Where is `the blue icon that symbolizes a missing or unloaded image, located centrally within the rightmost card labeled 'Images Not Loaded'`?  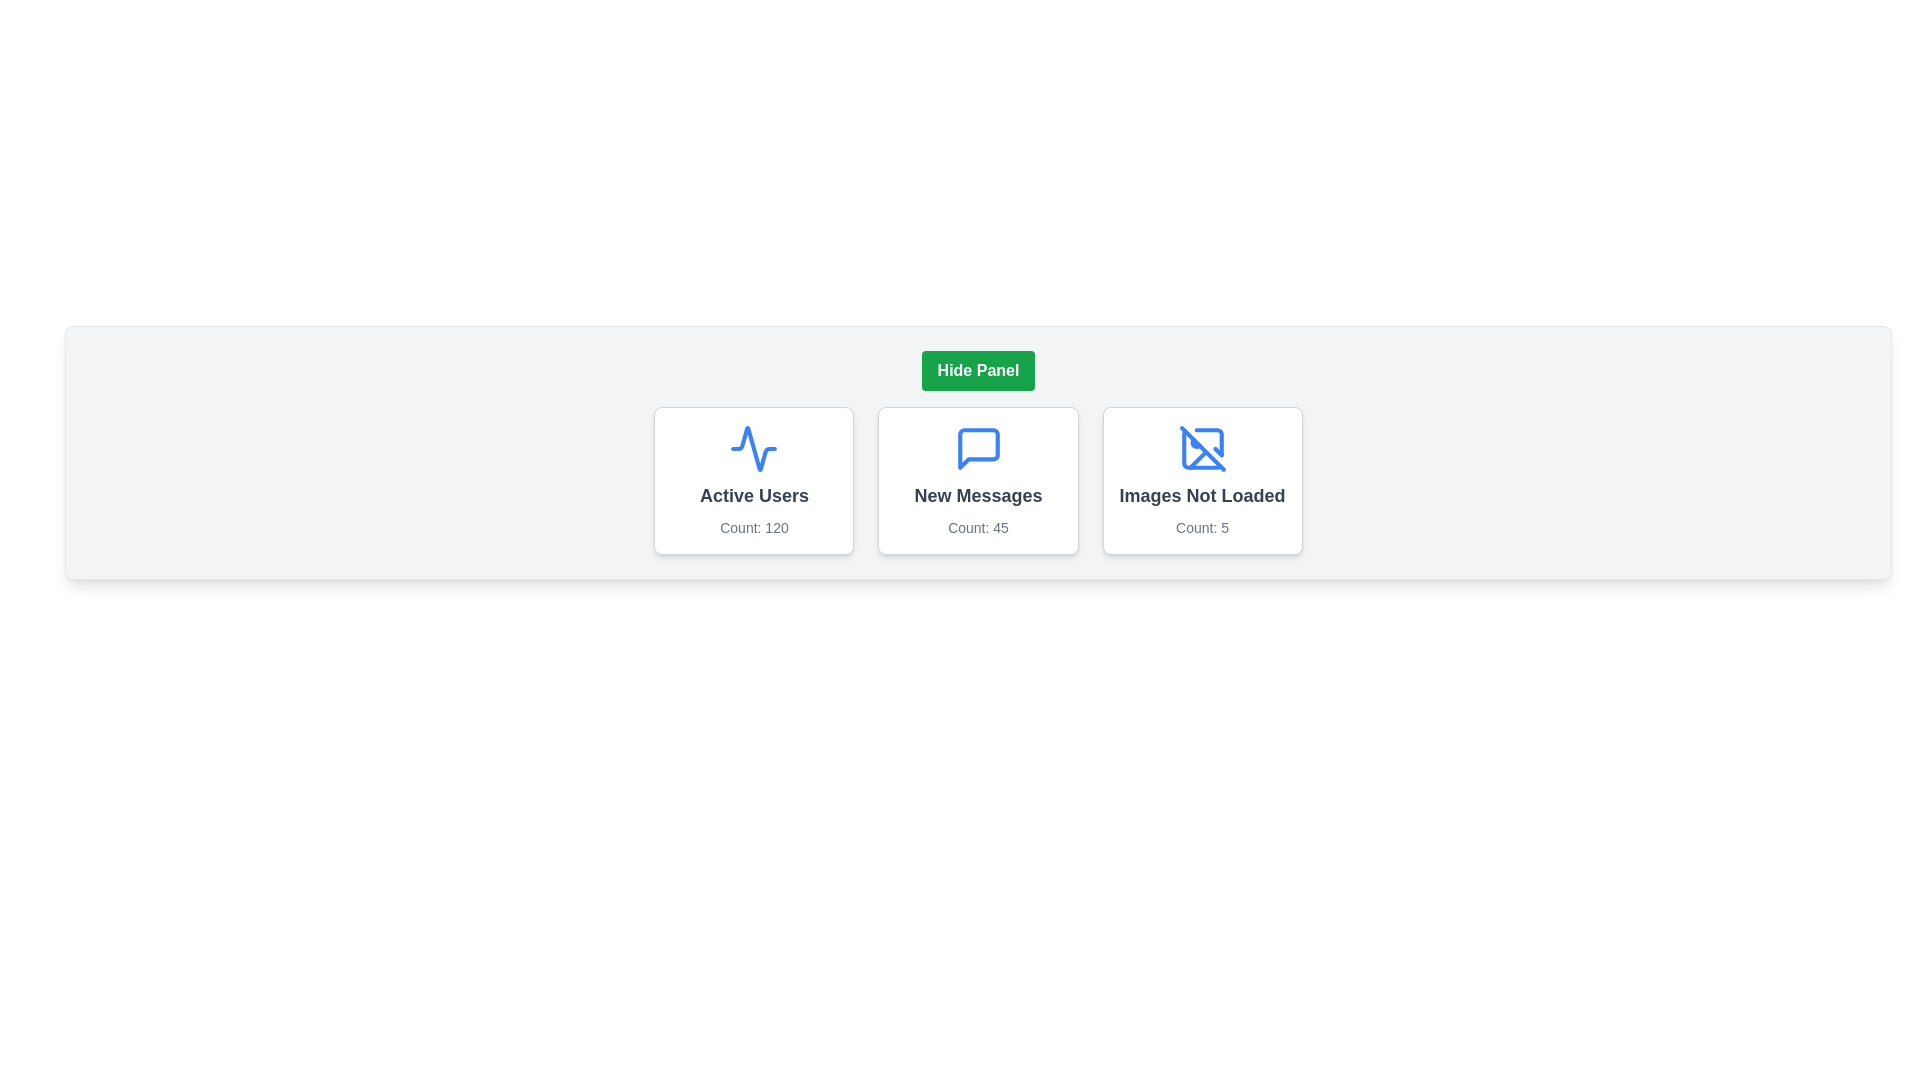 the blue icon that symbolizes a missing or unloaded image, located centrally within the rightmost card labeled 'Images Not Loaded' is located at coordinates (1201, 447).